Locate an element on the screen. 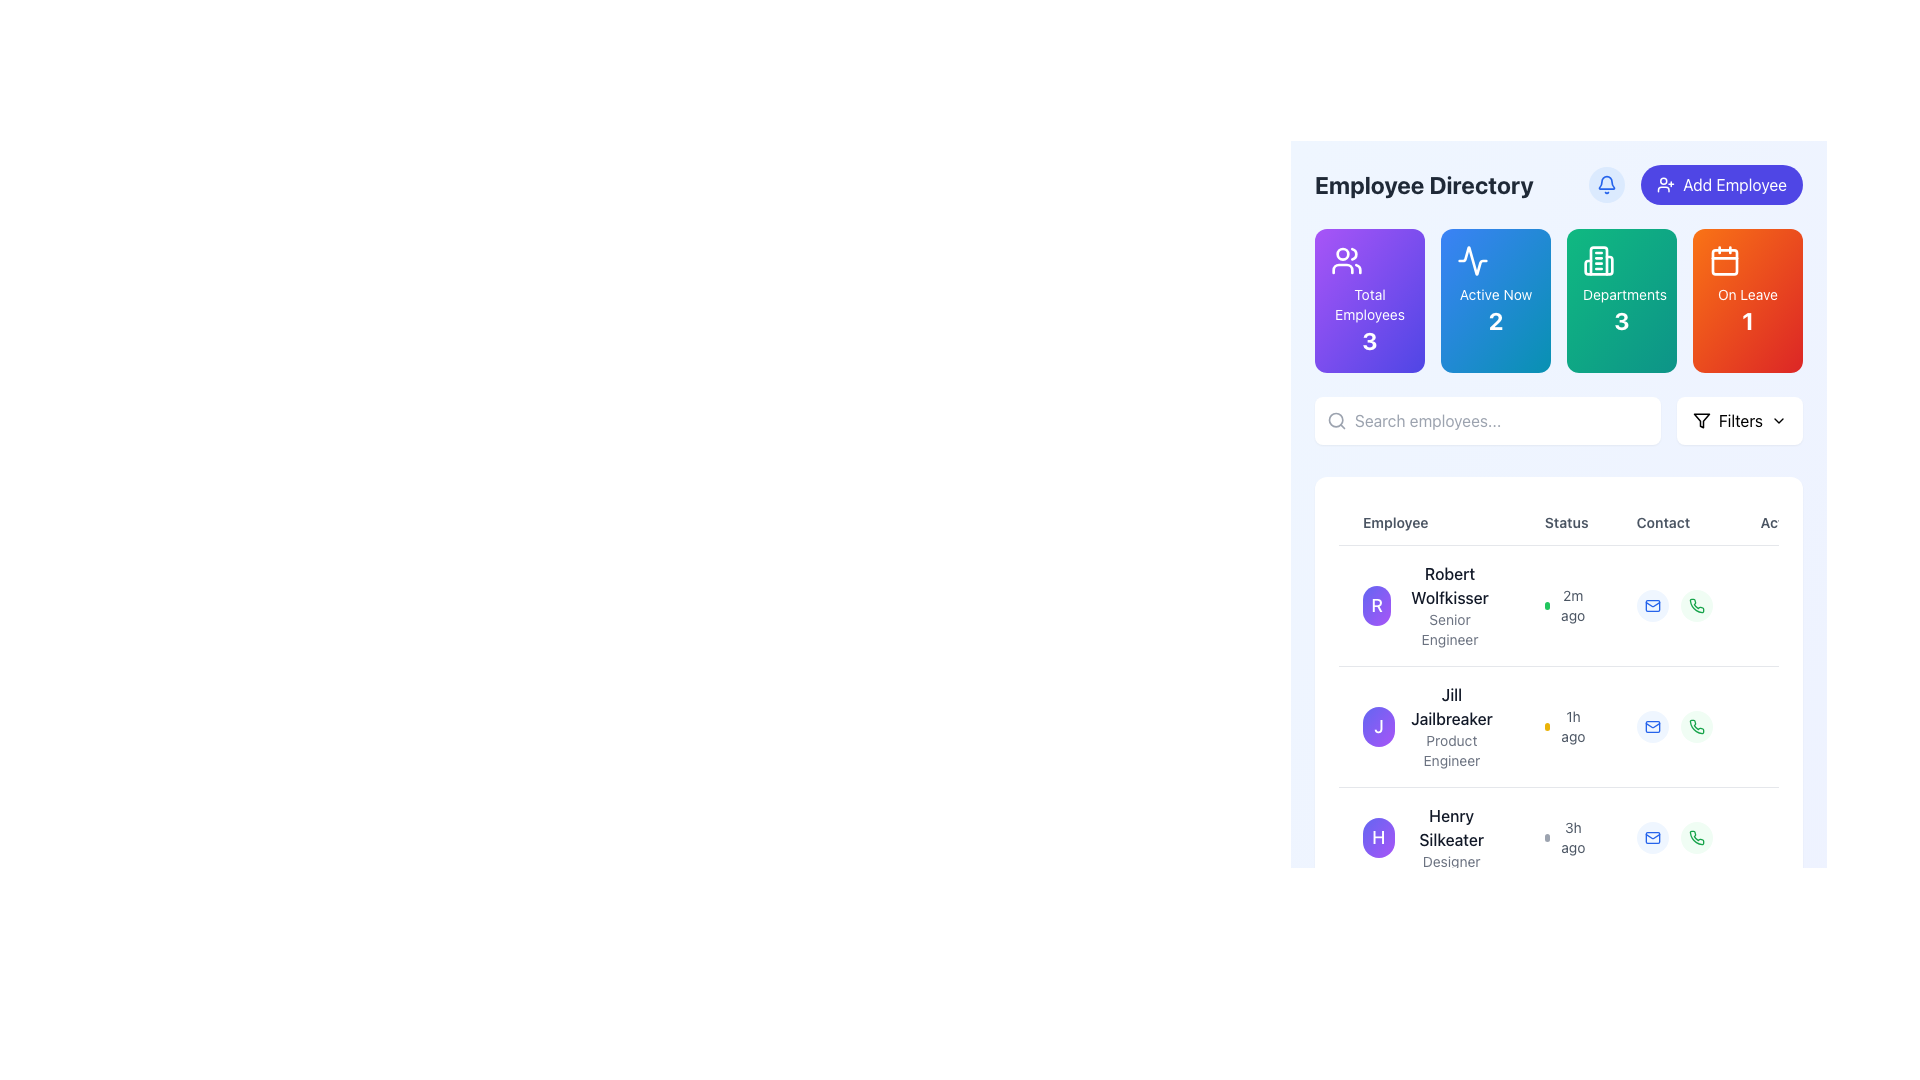  the email envelope icon located next to the contact section of the third employee entry is located at coordinates (1652, 837).